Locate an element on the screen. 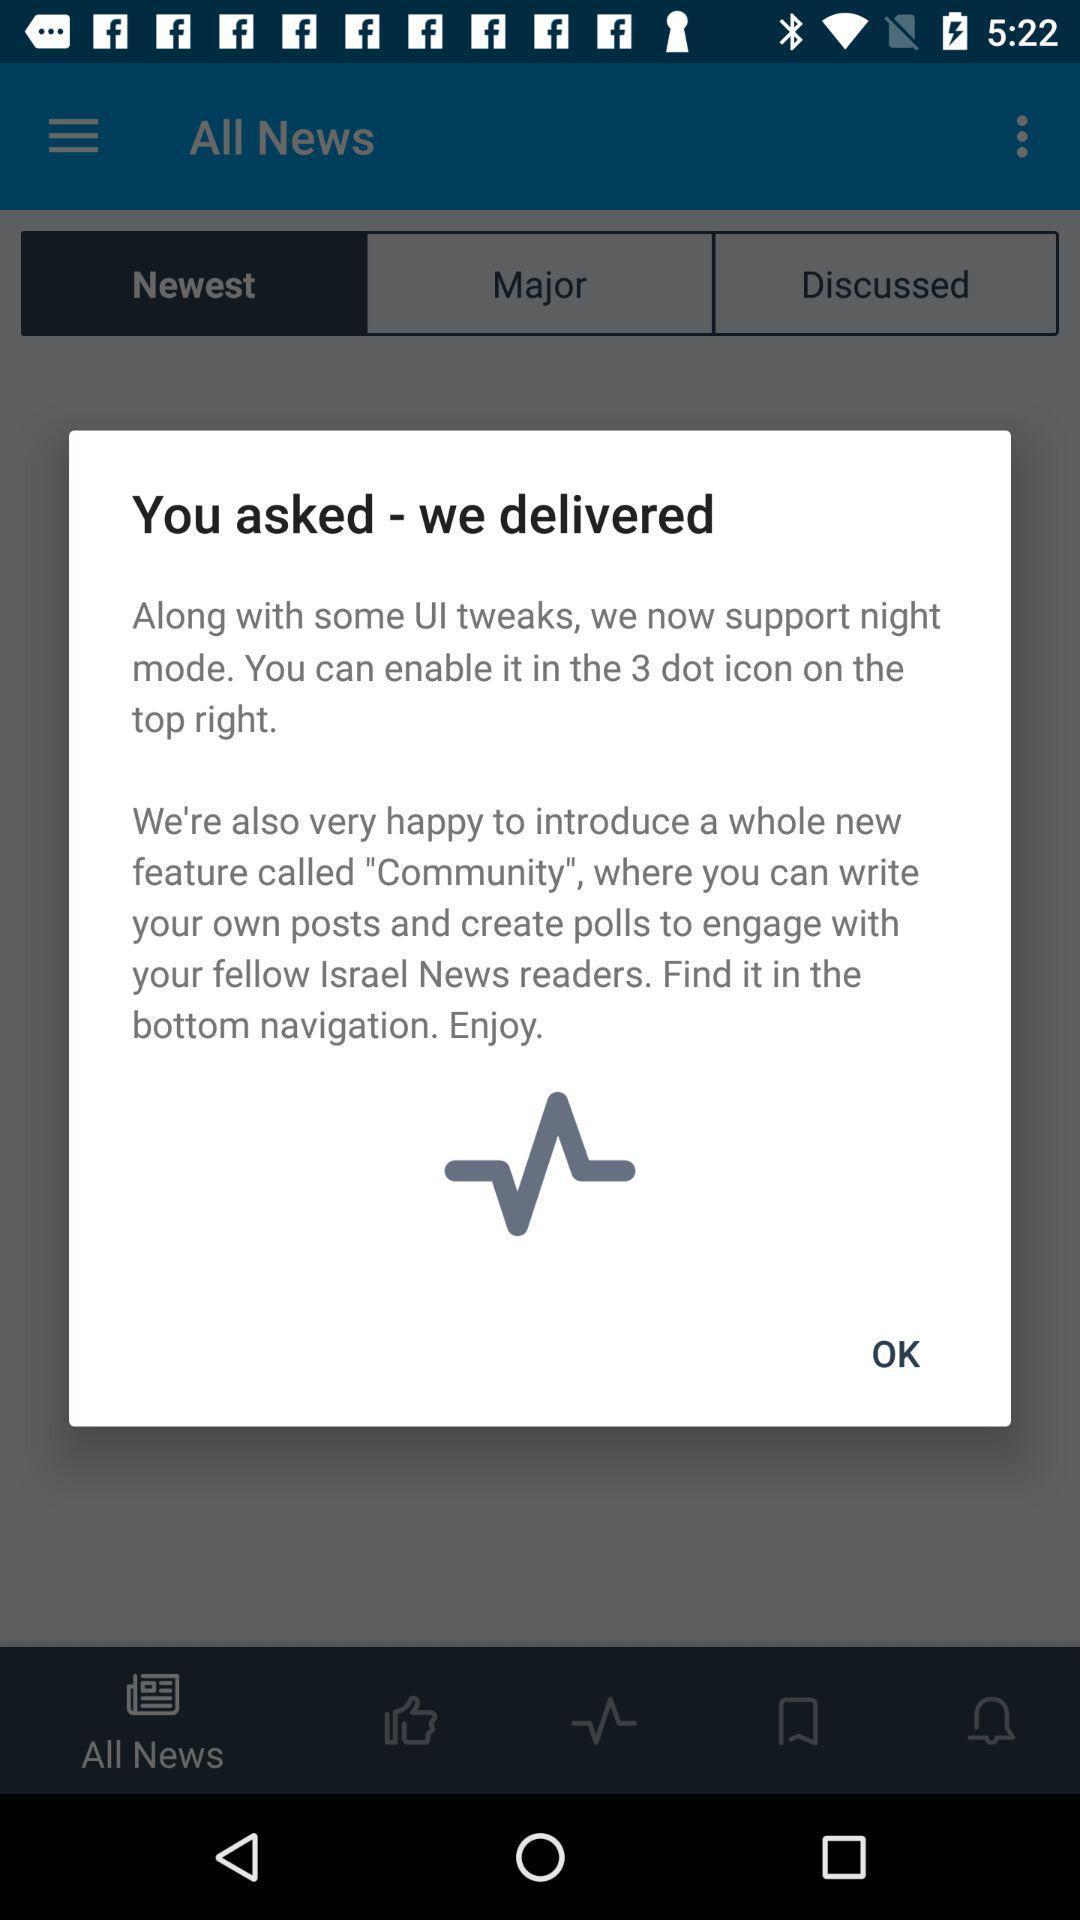 The height and width of the screenshot is (1920, 1080). the item at the bottom right corner is located at coordinates (894, 1353).